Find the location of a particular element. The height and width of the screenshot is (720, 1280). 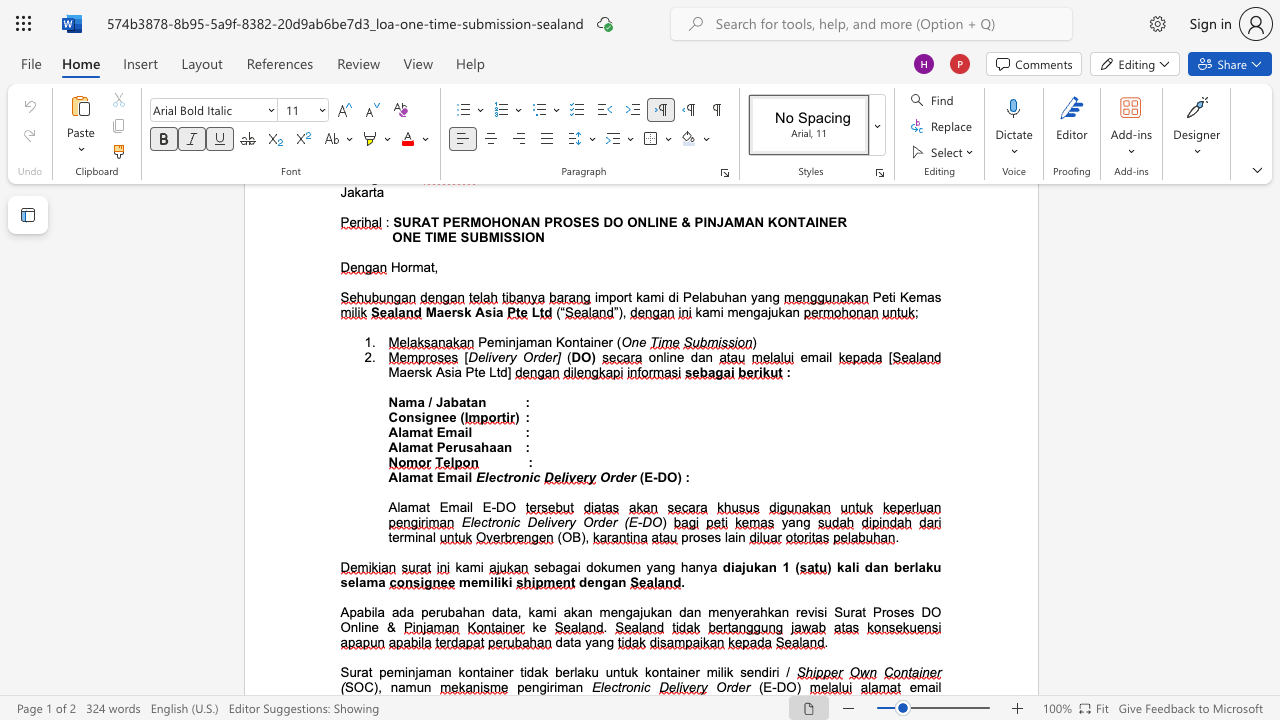

the subset text "tron" within the text "Electronic" is located at coordinates (616, 686).